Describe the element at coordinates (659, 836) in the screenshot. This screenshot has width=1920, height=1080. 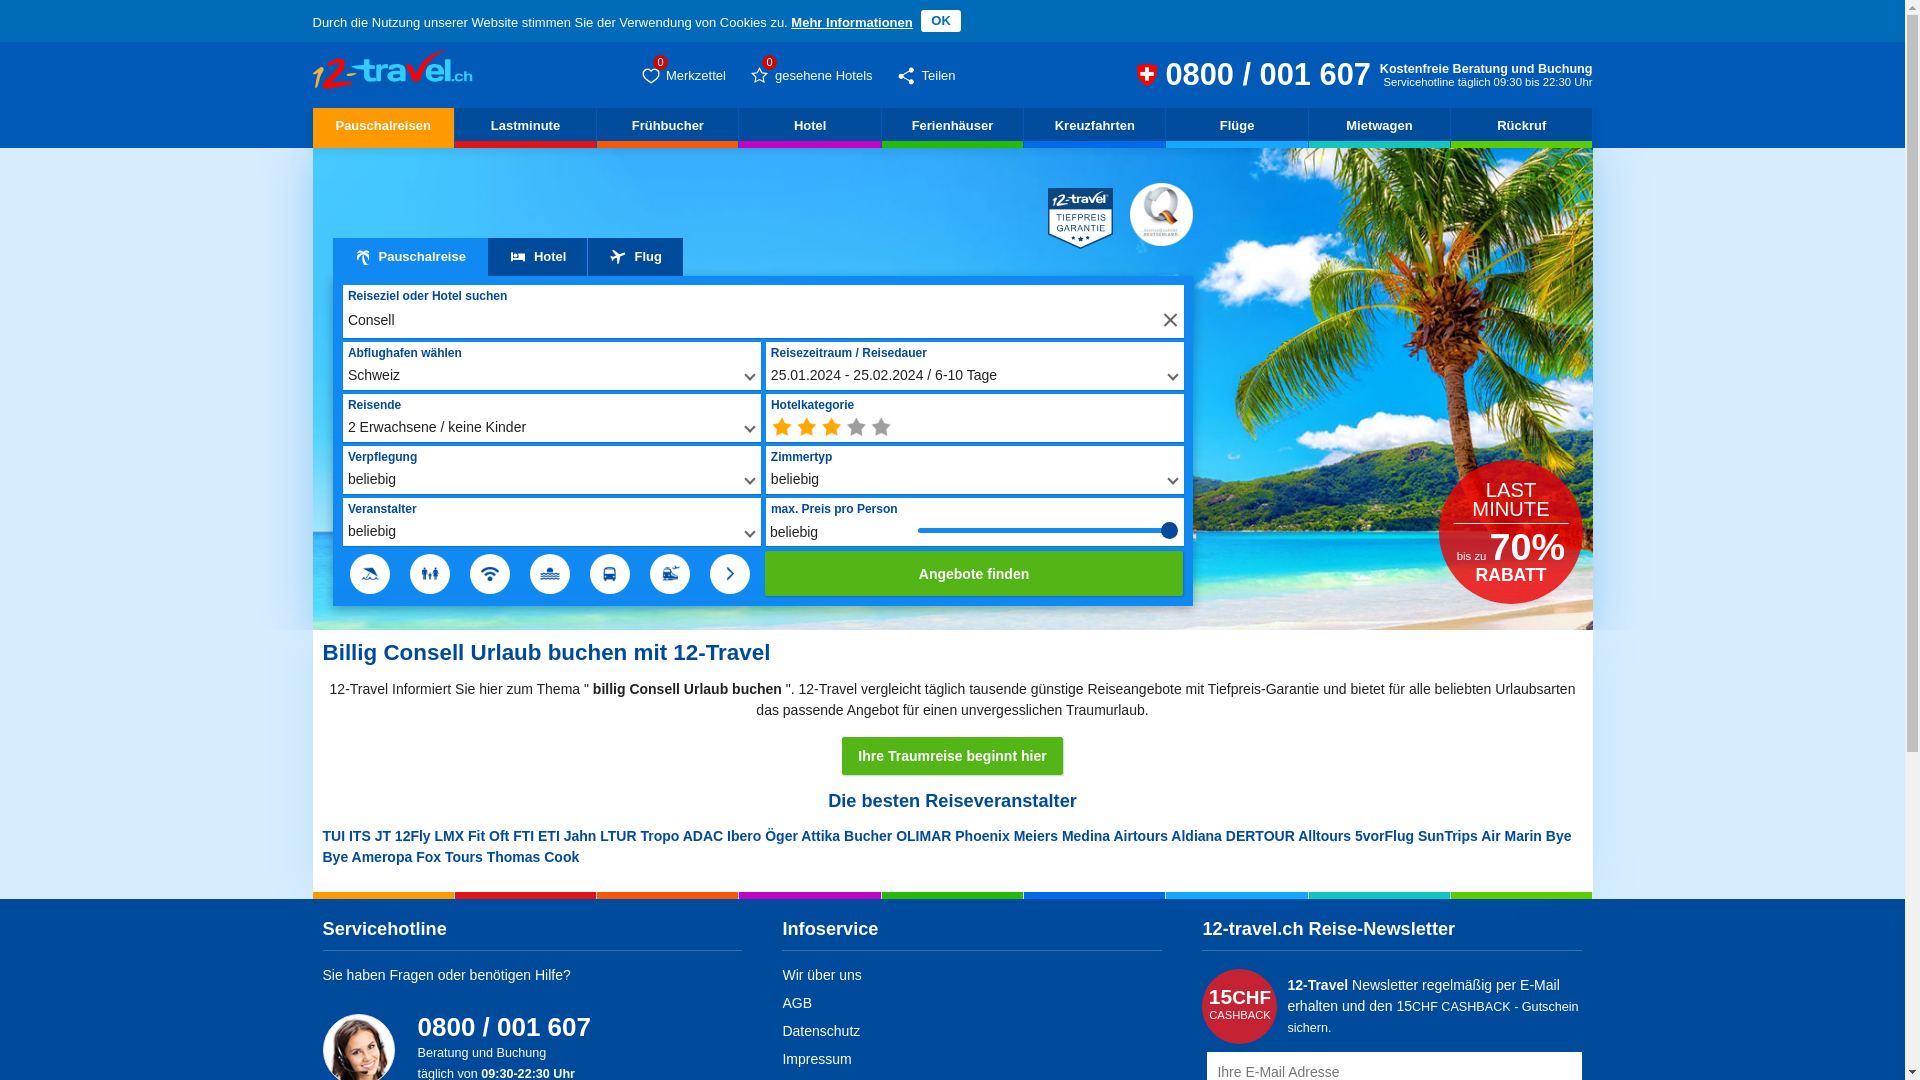
I see `'Tropo'` at that location.